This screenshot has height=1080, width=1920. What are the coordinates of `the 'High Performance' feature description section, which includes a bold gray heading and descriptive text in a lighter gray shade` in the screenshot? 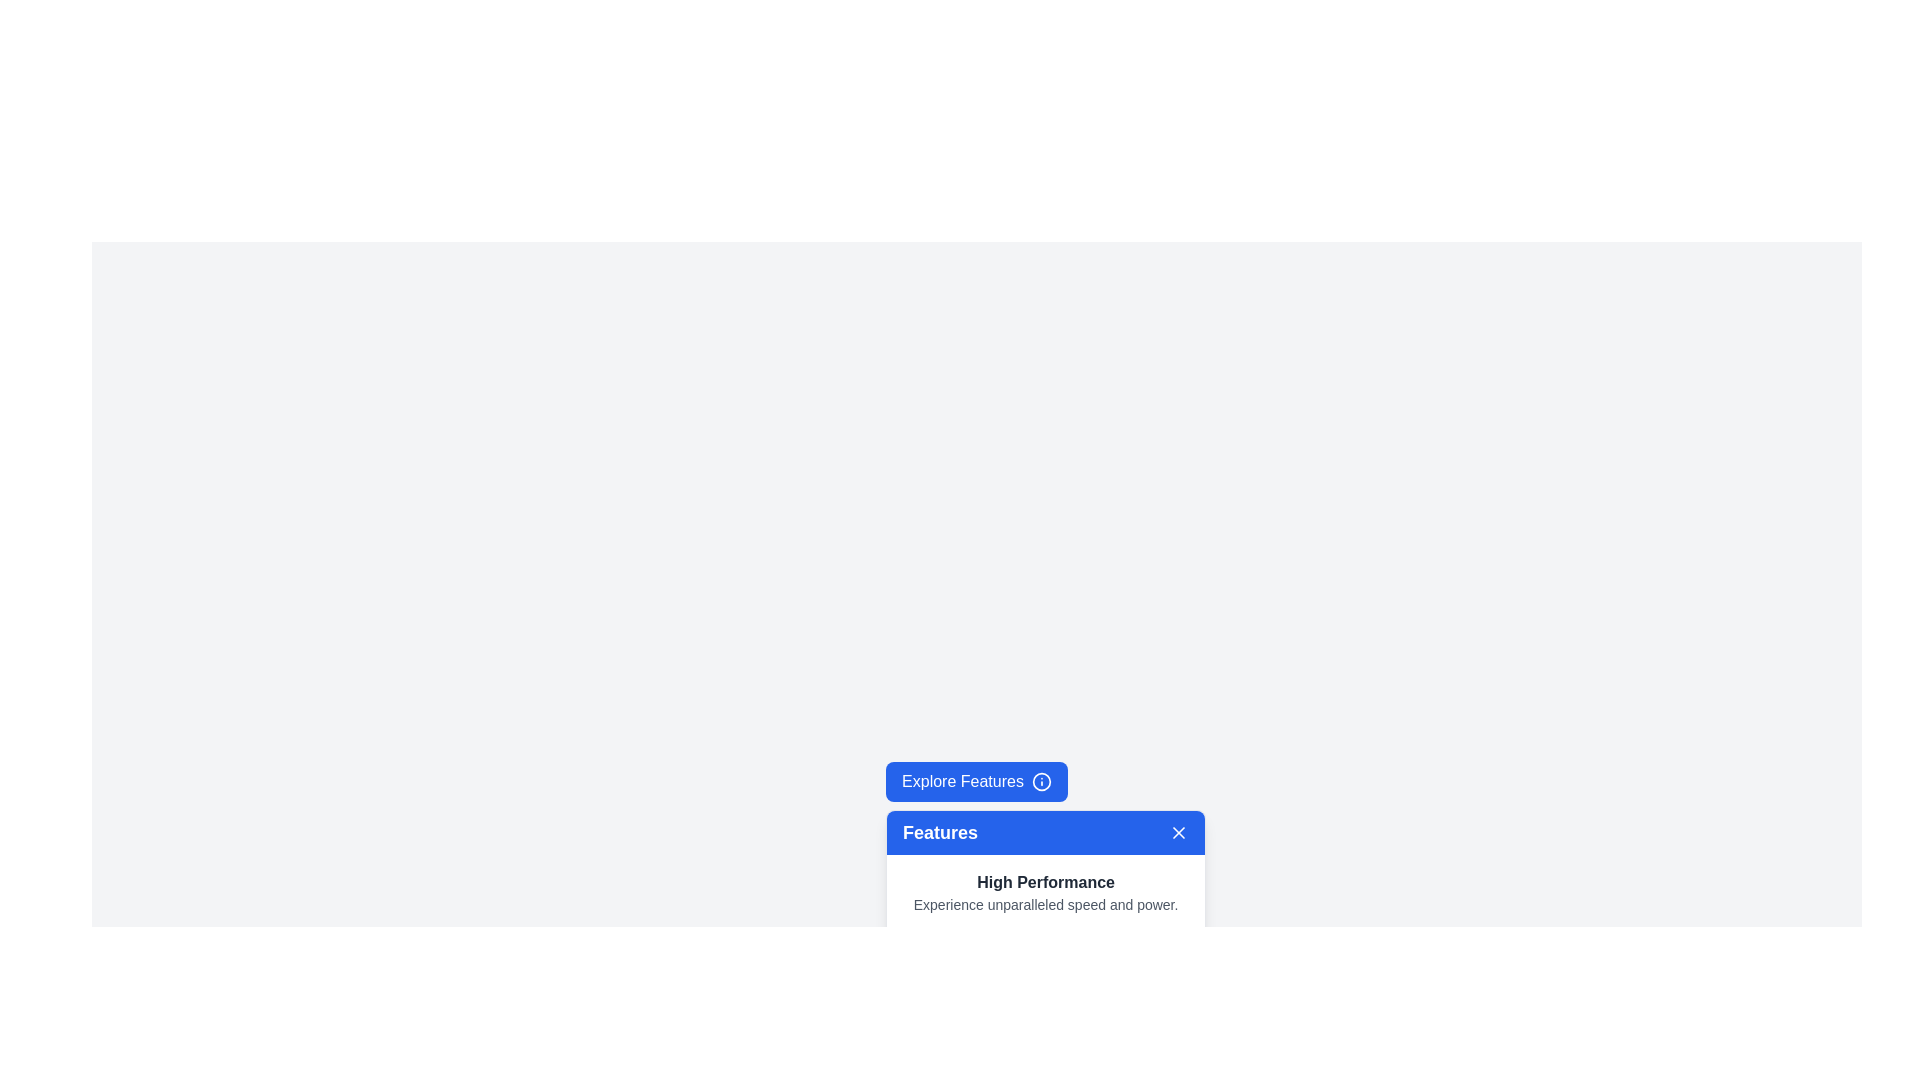 It's located at (1045, 892).